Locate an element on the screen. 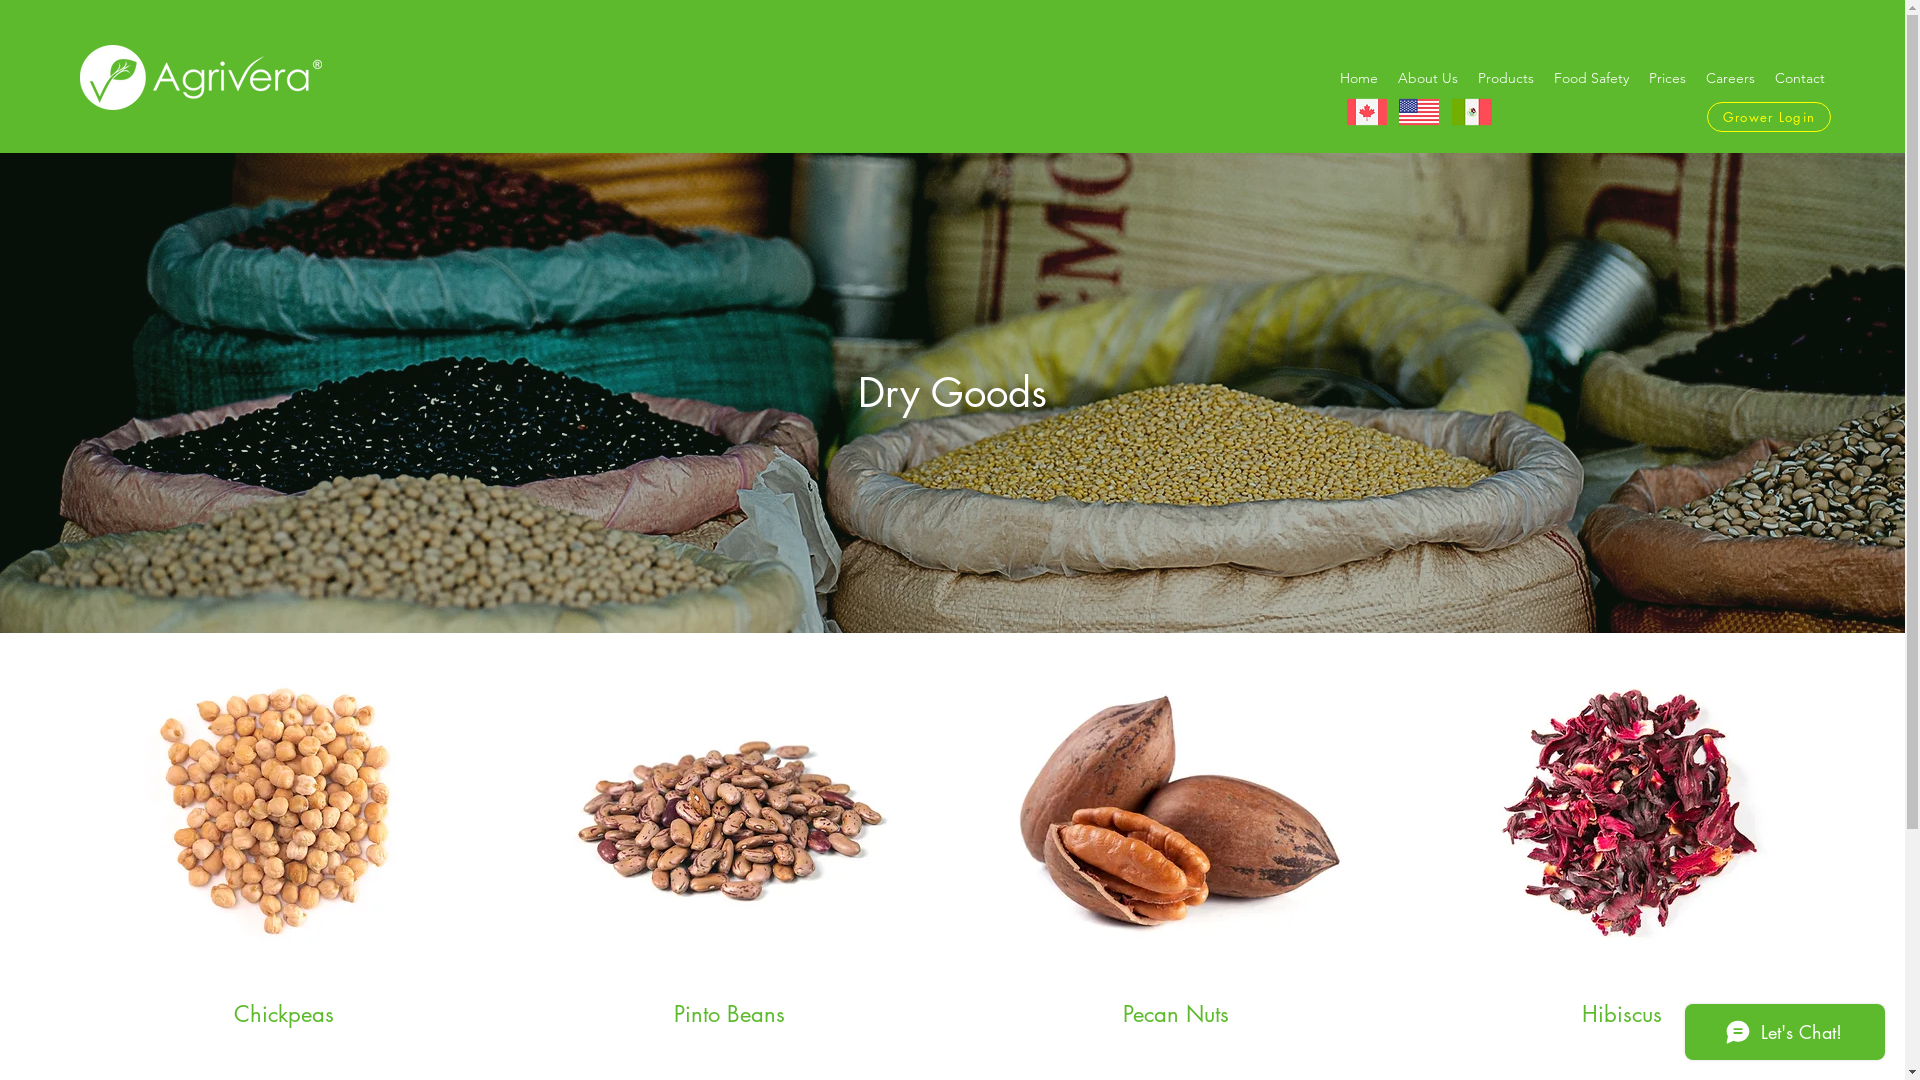 This screenshot has width=1920, height=1080. 'Products' is located at coordinates (1506, 76).